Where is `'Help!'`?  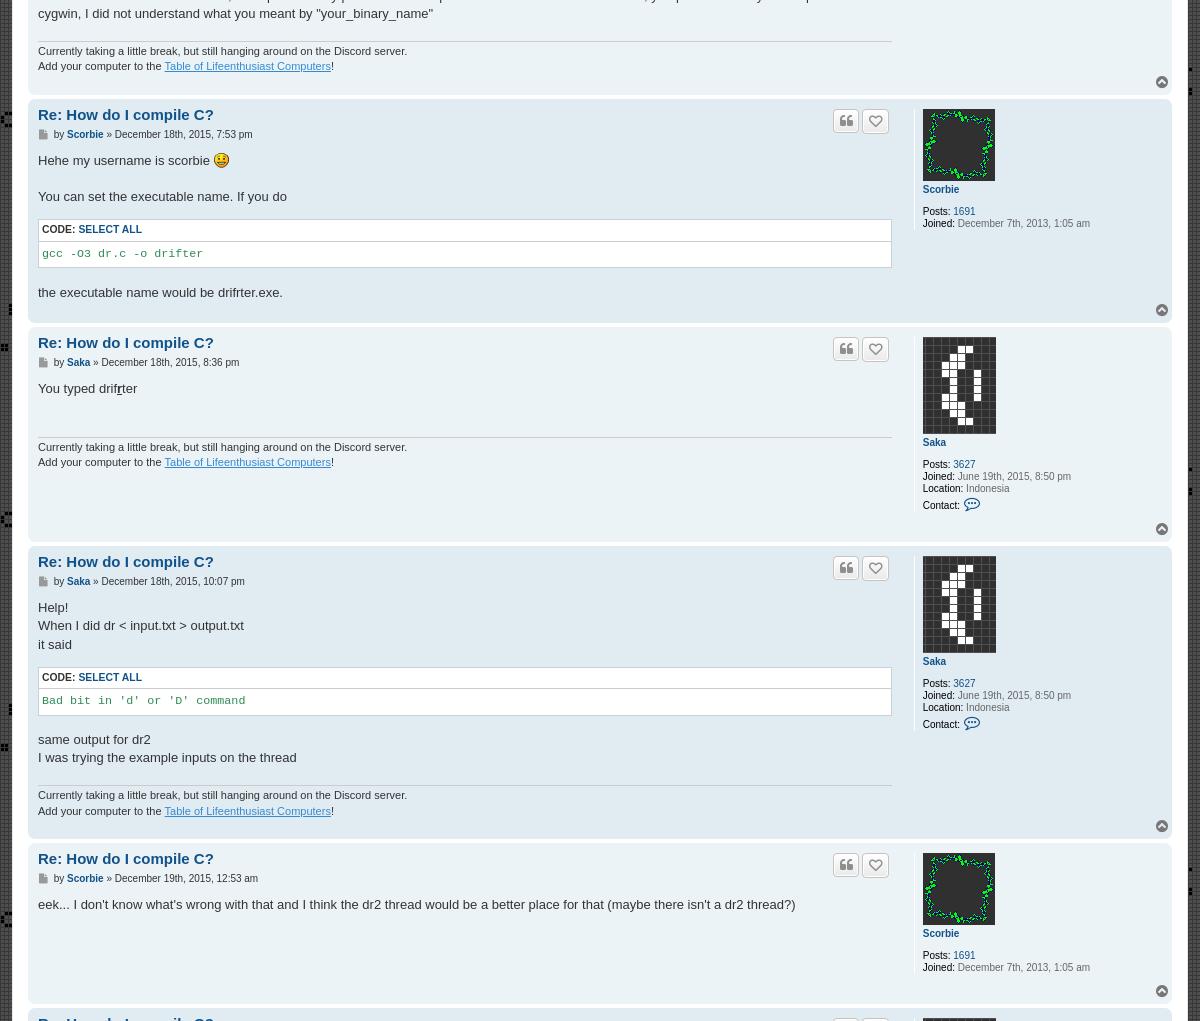
'Help!' is located at coordinates (53, 607).